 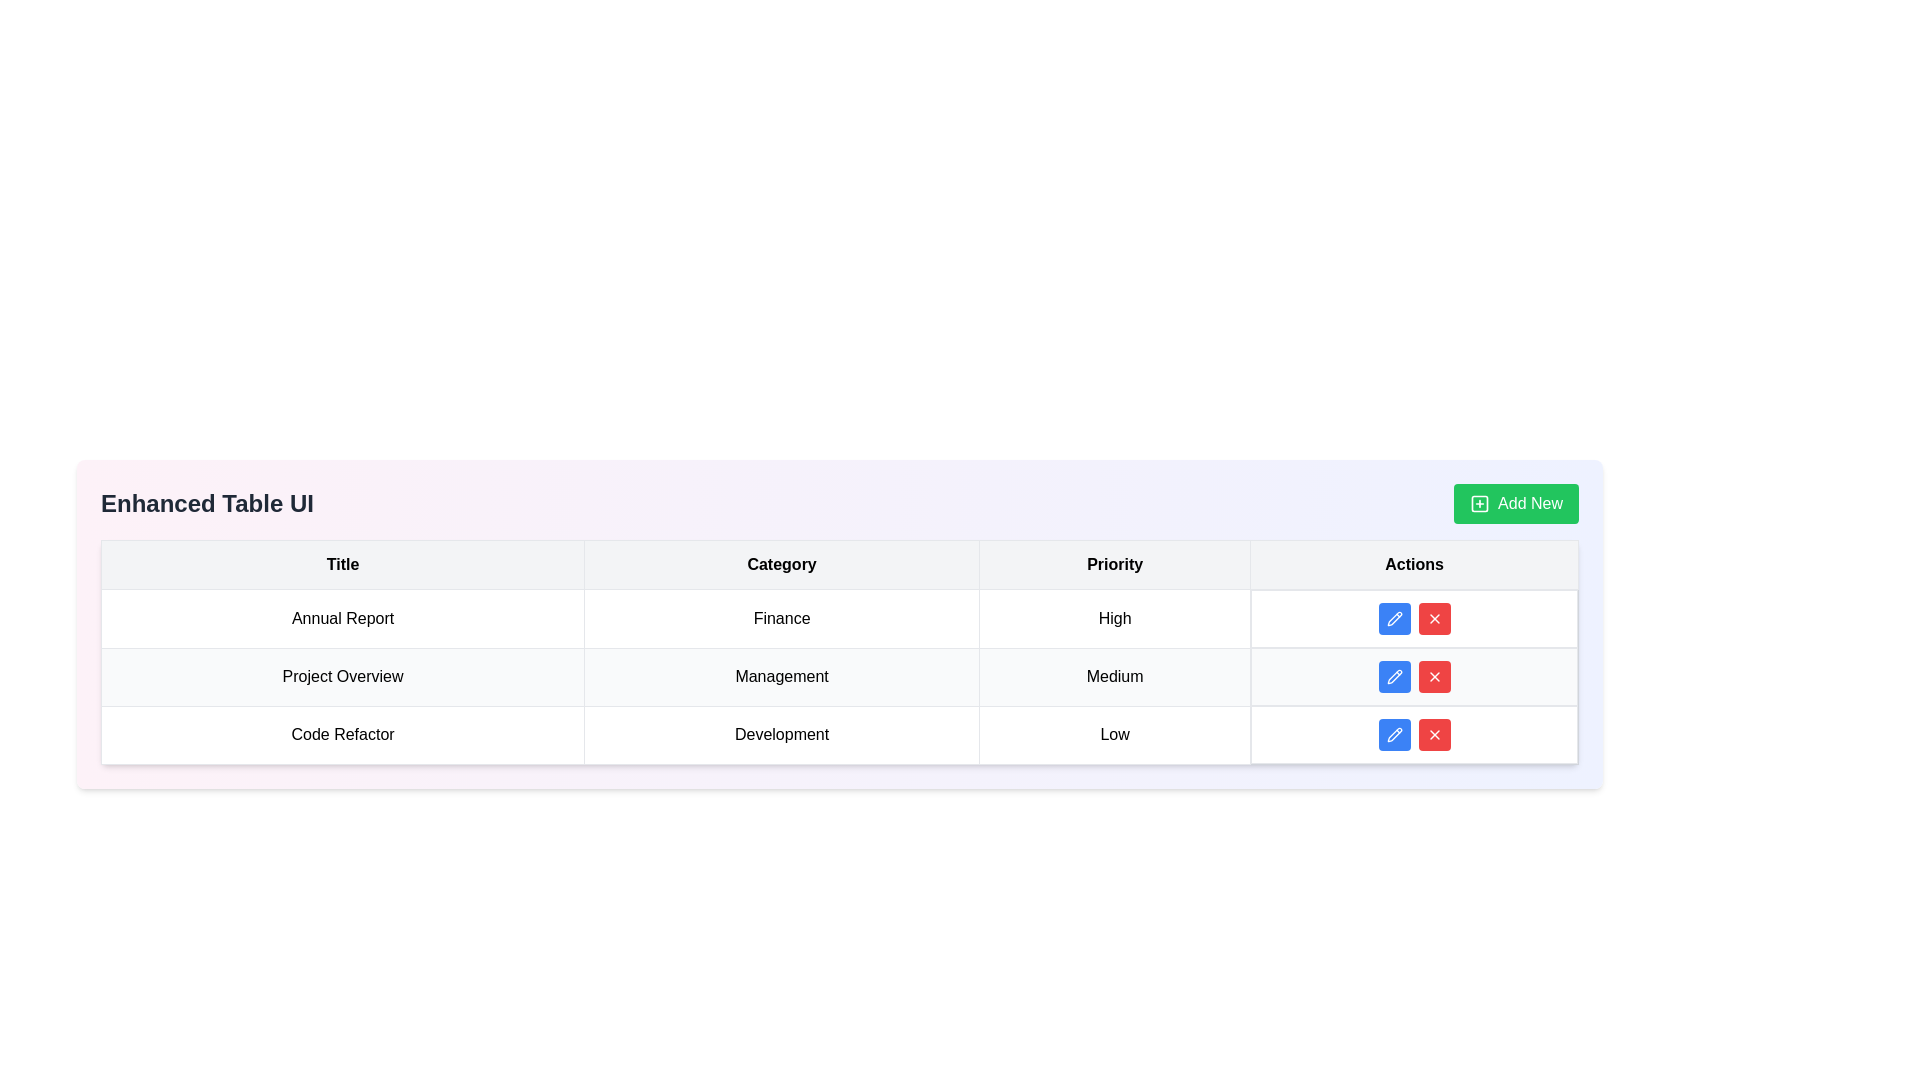 I want to click on text 'Title' from the Table Header Cell, which is the first cell in the row of a table representing the title information, so click(x=343, y=564).